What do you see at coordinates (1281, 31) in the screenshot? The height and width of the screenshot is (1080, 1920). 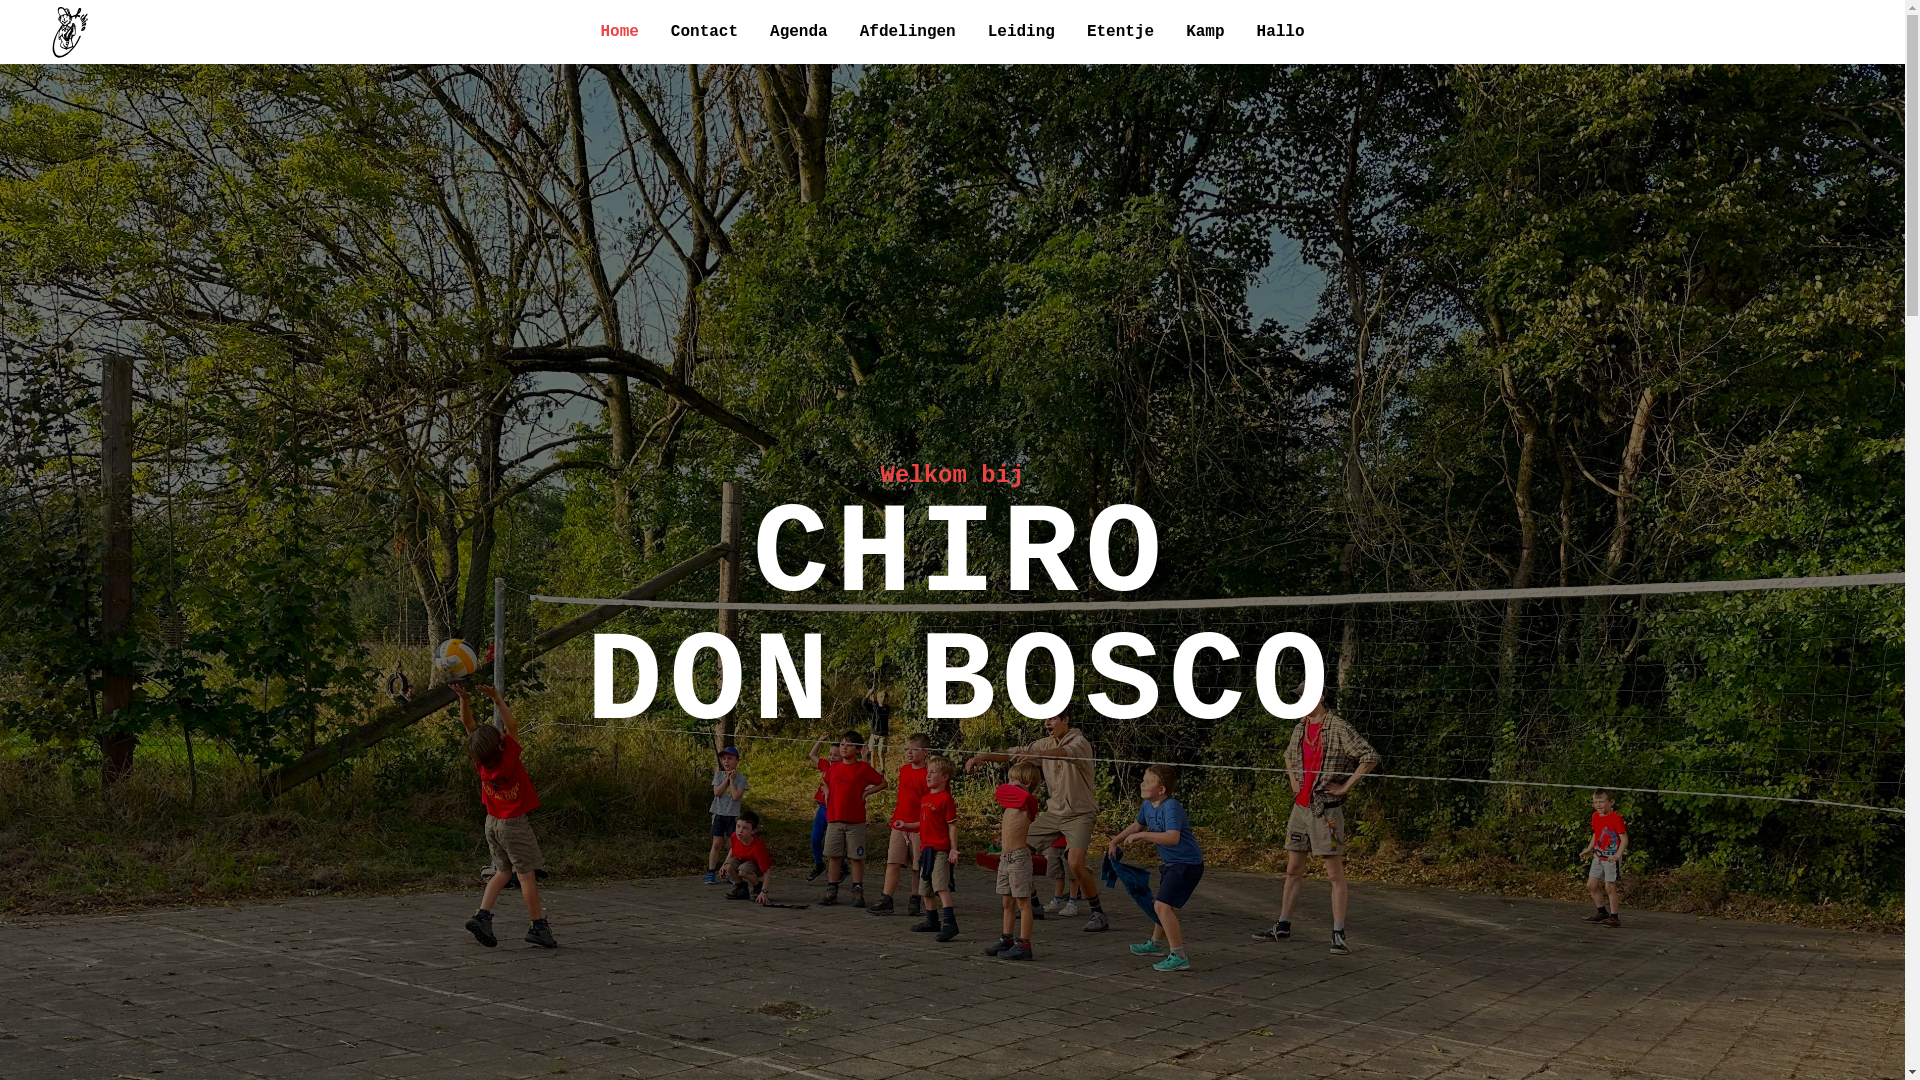 I see `'Hallo'` at bounding box center [1281, 31].